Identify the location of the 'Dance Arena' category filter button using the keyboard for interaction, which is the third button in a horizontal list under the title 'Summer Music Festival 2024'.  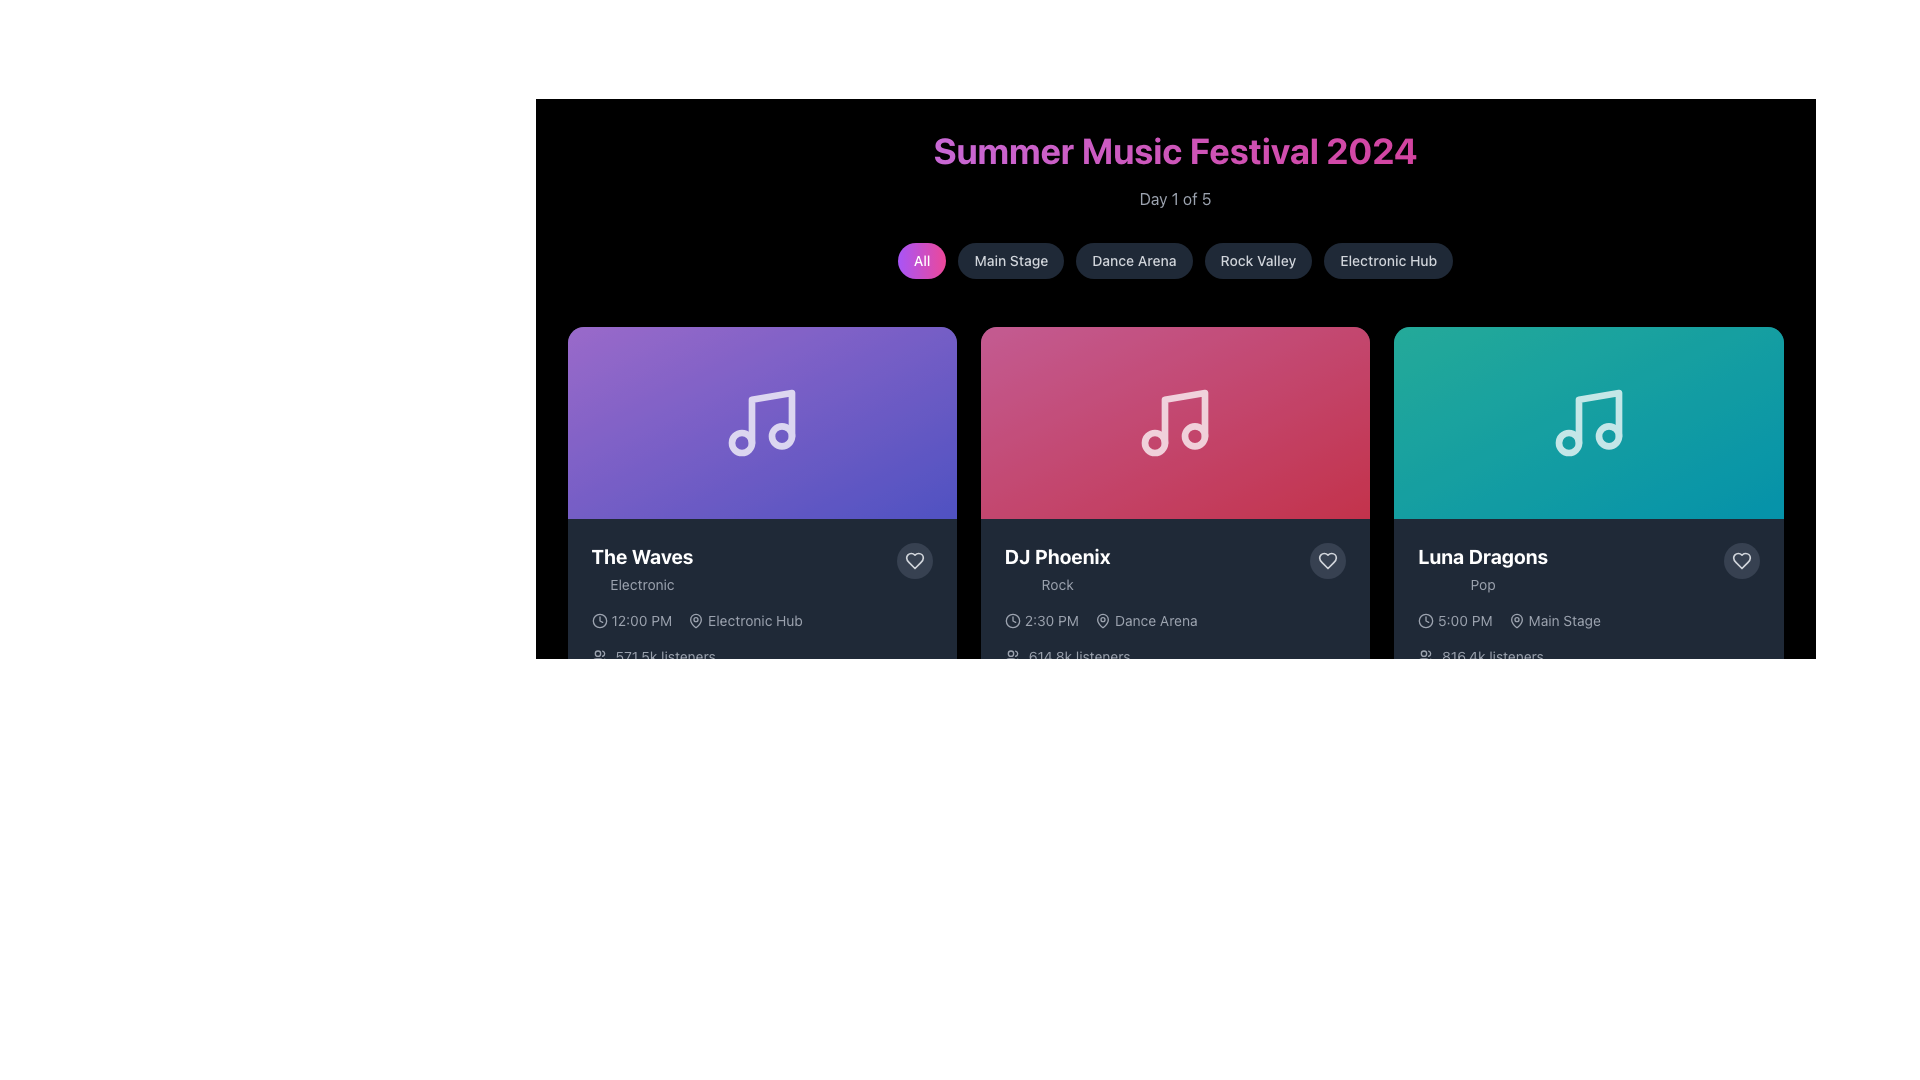
(1134, 260).